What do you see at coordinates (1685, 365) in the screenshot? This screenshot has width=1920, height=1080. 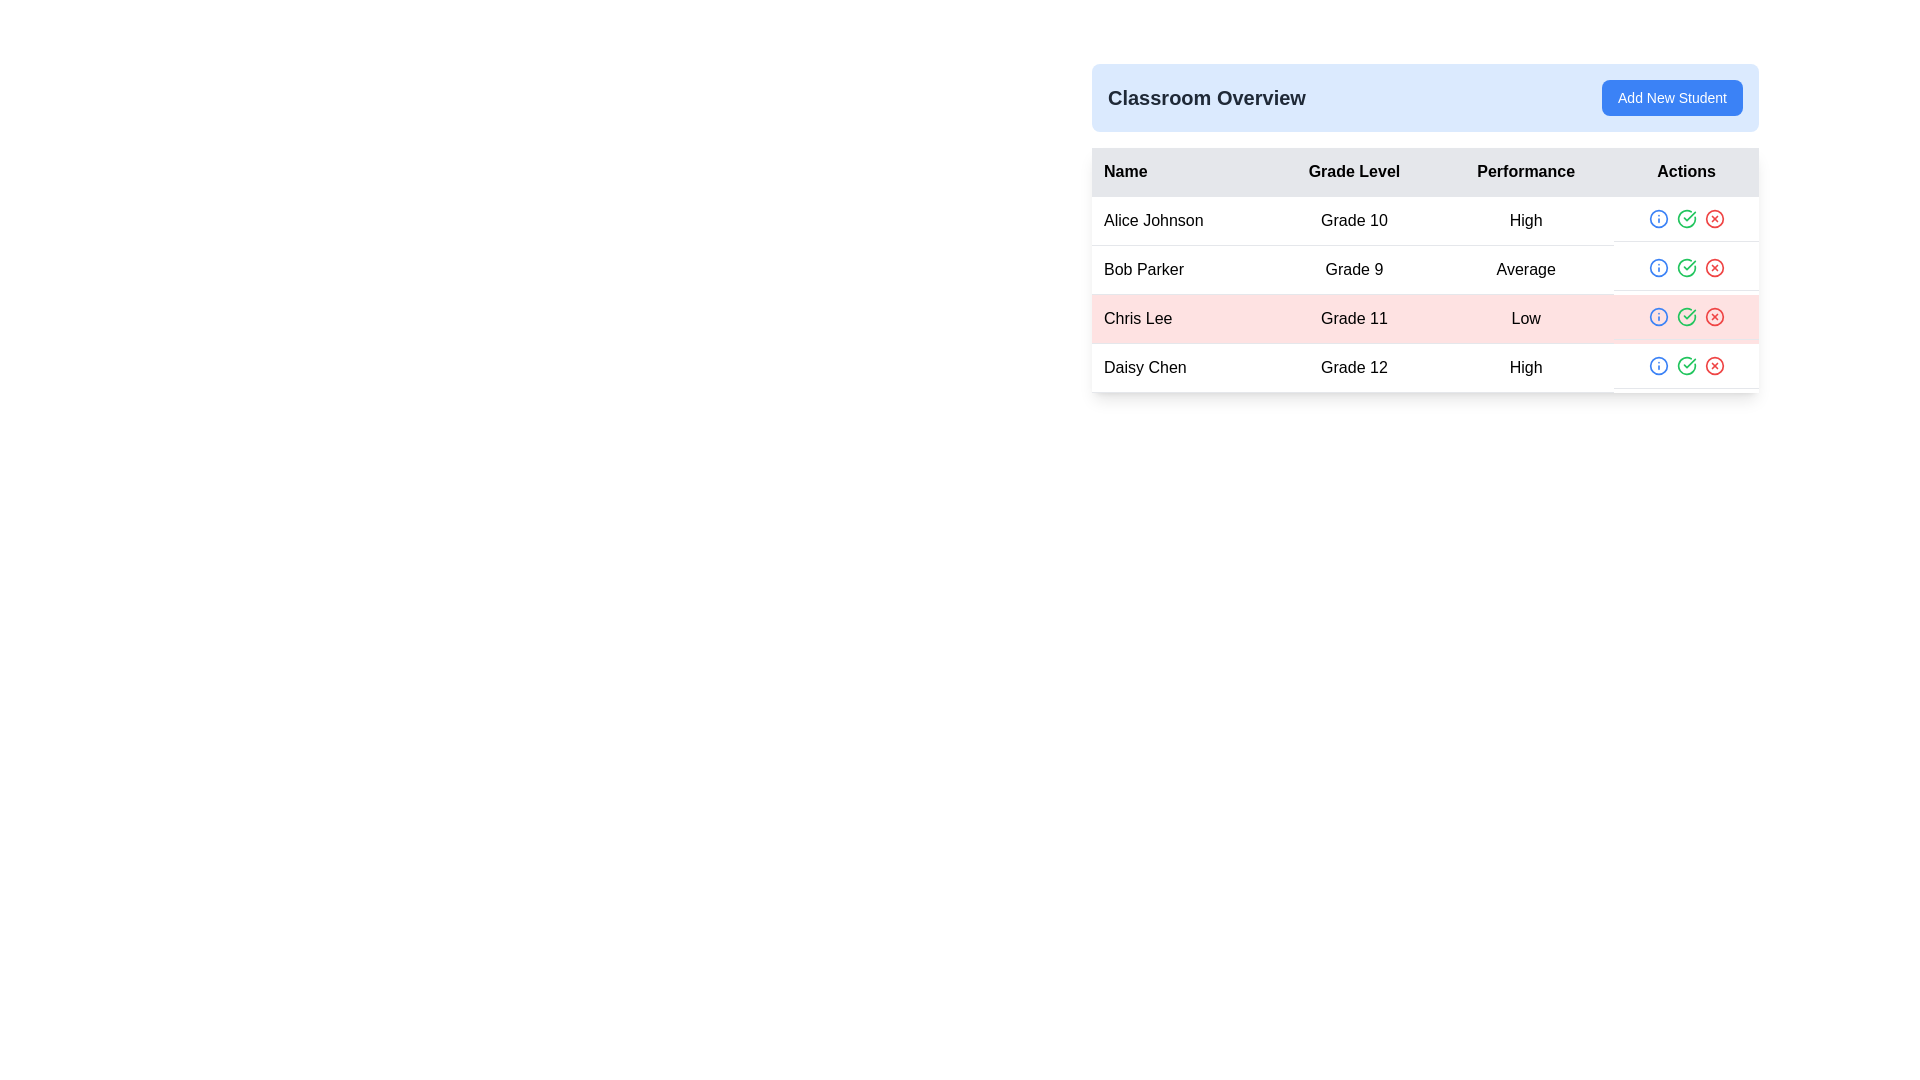 I see `the circular icon button with a green outline and a checkmark inside, located under the Actions column of the table for the entry 'Chris Lee'` at bounding box center [1685, 365].